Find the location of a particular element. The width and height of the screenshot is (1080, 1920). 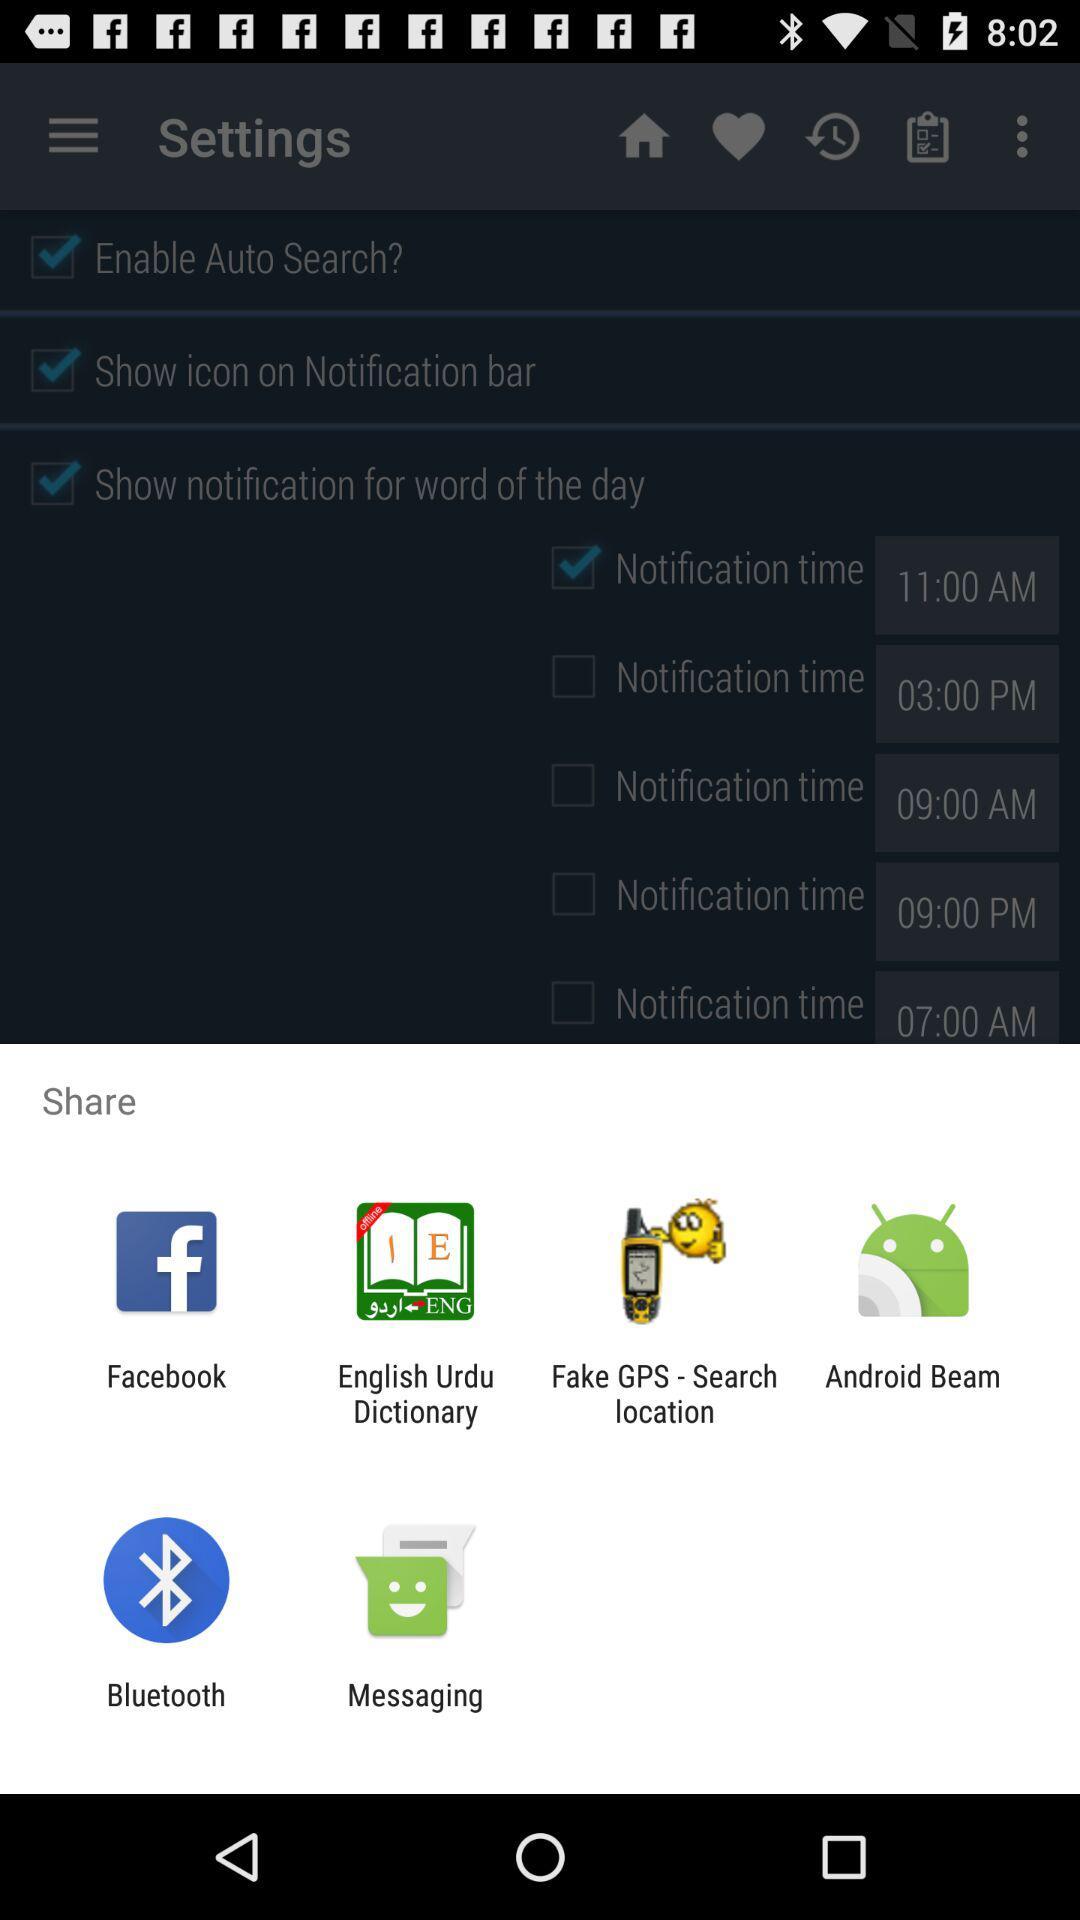

item next to the android beam item is located at coordinates (664, 1392).